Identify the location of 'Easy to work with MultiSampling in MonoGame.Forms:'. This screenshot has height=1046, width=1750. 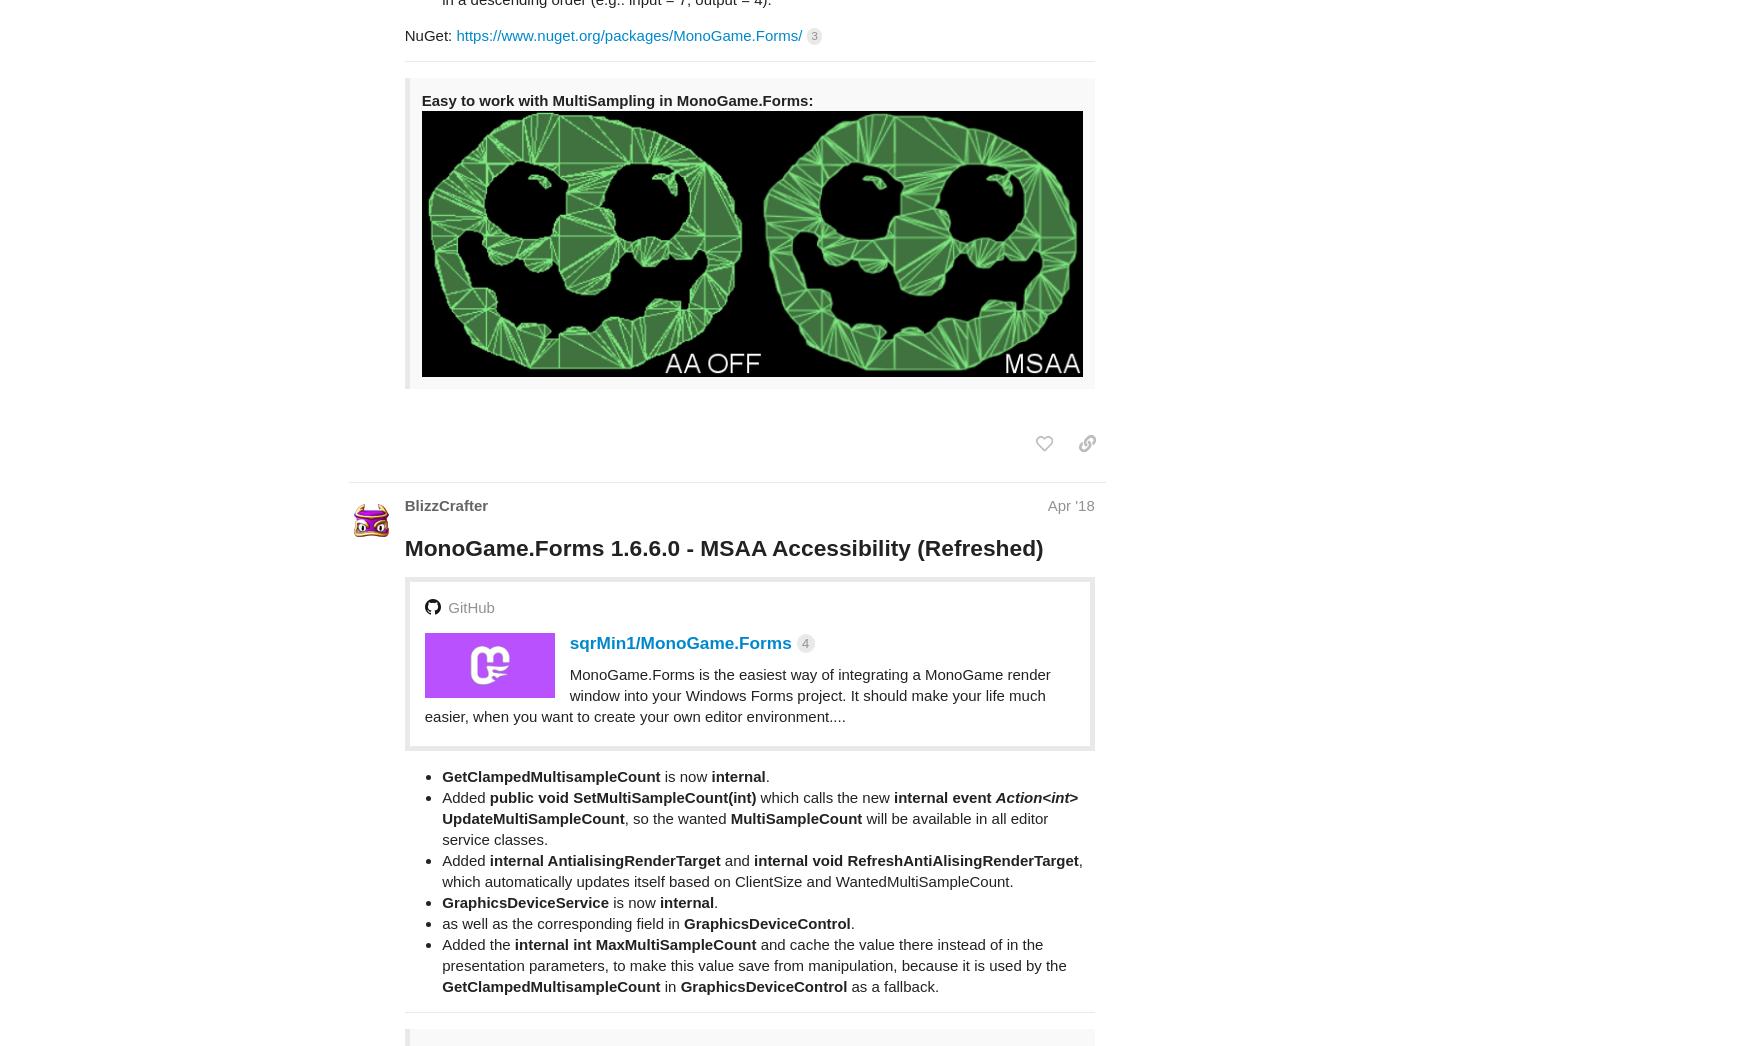
(617, 20).